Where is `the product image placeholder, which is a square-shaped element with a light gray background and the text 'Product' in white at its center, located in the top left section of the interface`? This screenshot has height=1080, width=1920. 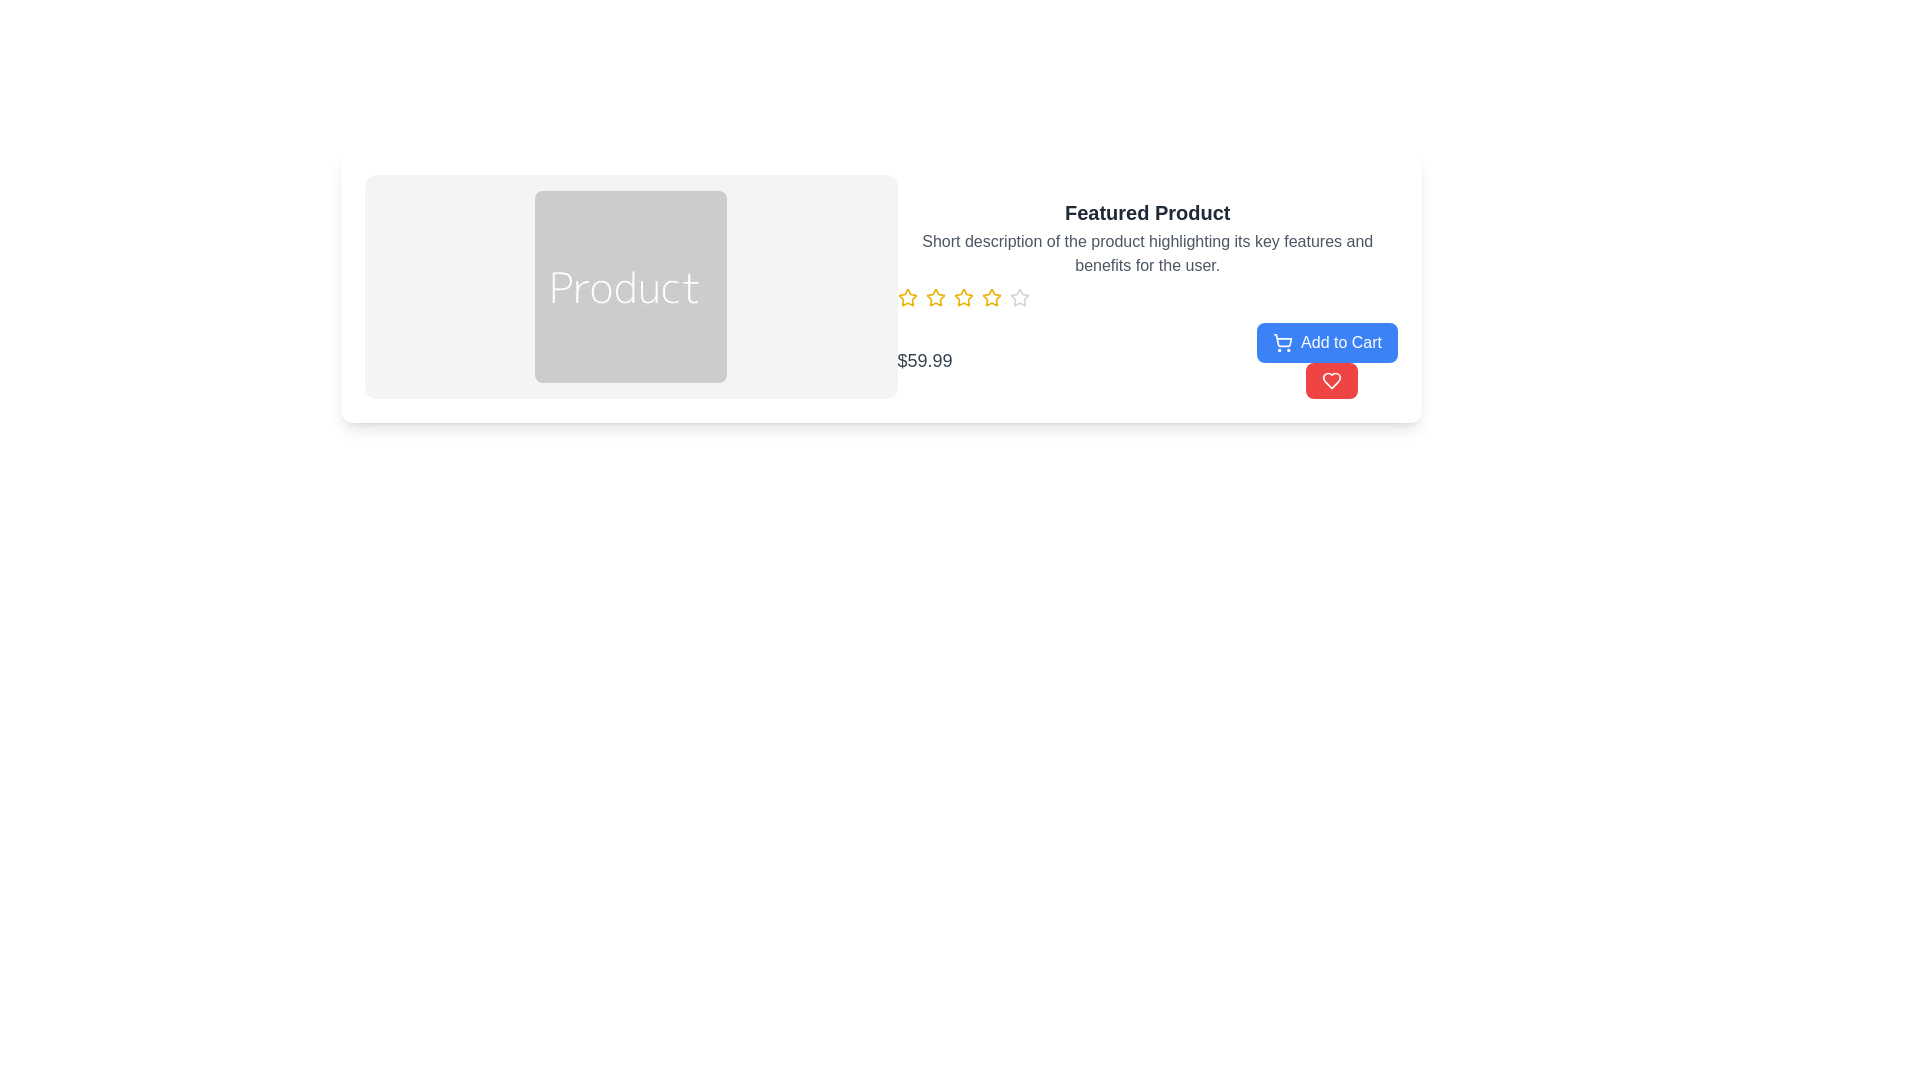 the product image placeholder, which is a square-shaped element with a light gray background and the text 'Product' in white at its center, located in the top left section of the interface is located at coordinates (630, 286).